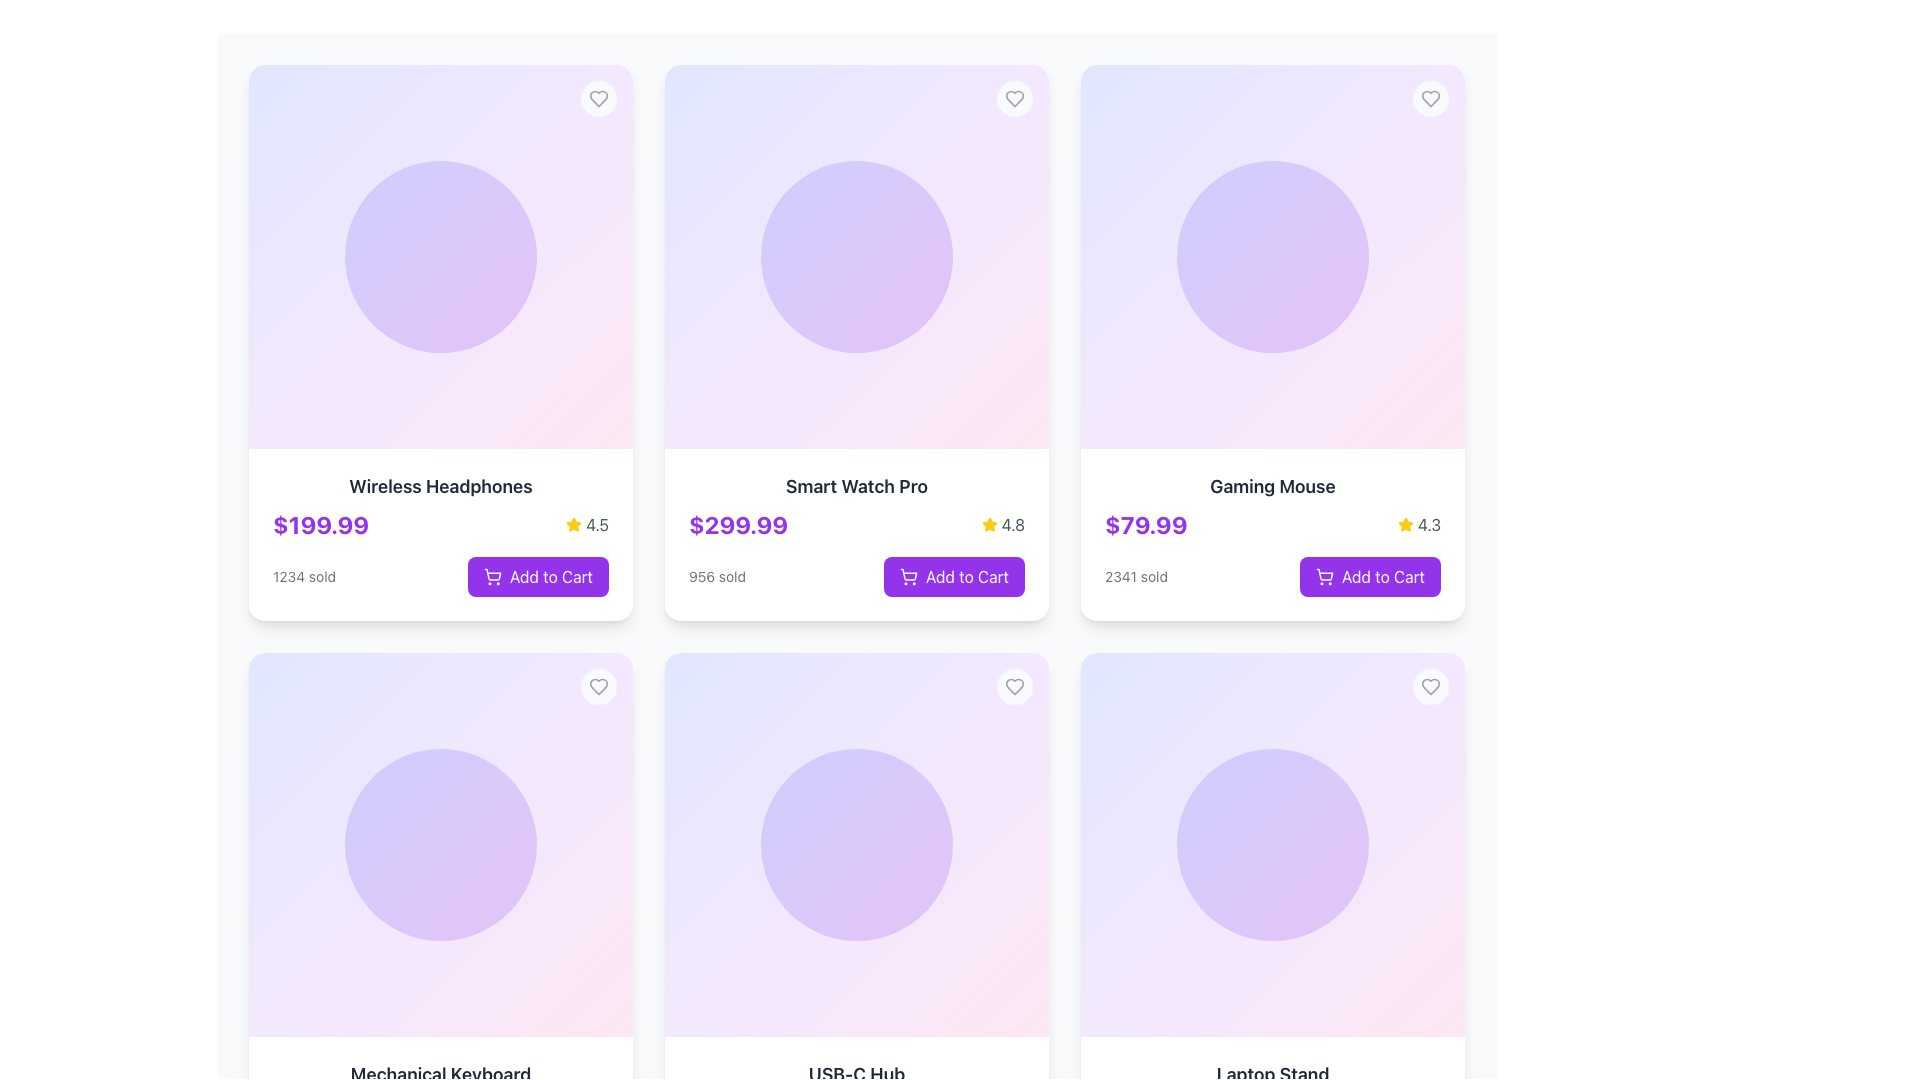  What do you see at coordinates (857, 256) in the screenshot?
I see `the decorative circle element located at the top-center of the product card for 'Smart Watch Pro', enhancing the visual presentation` at bounding box center [857, 256].